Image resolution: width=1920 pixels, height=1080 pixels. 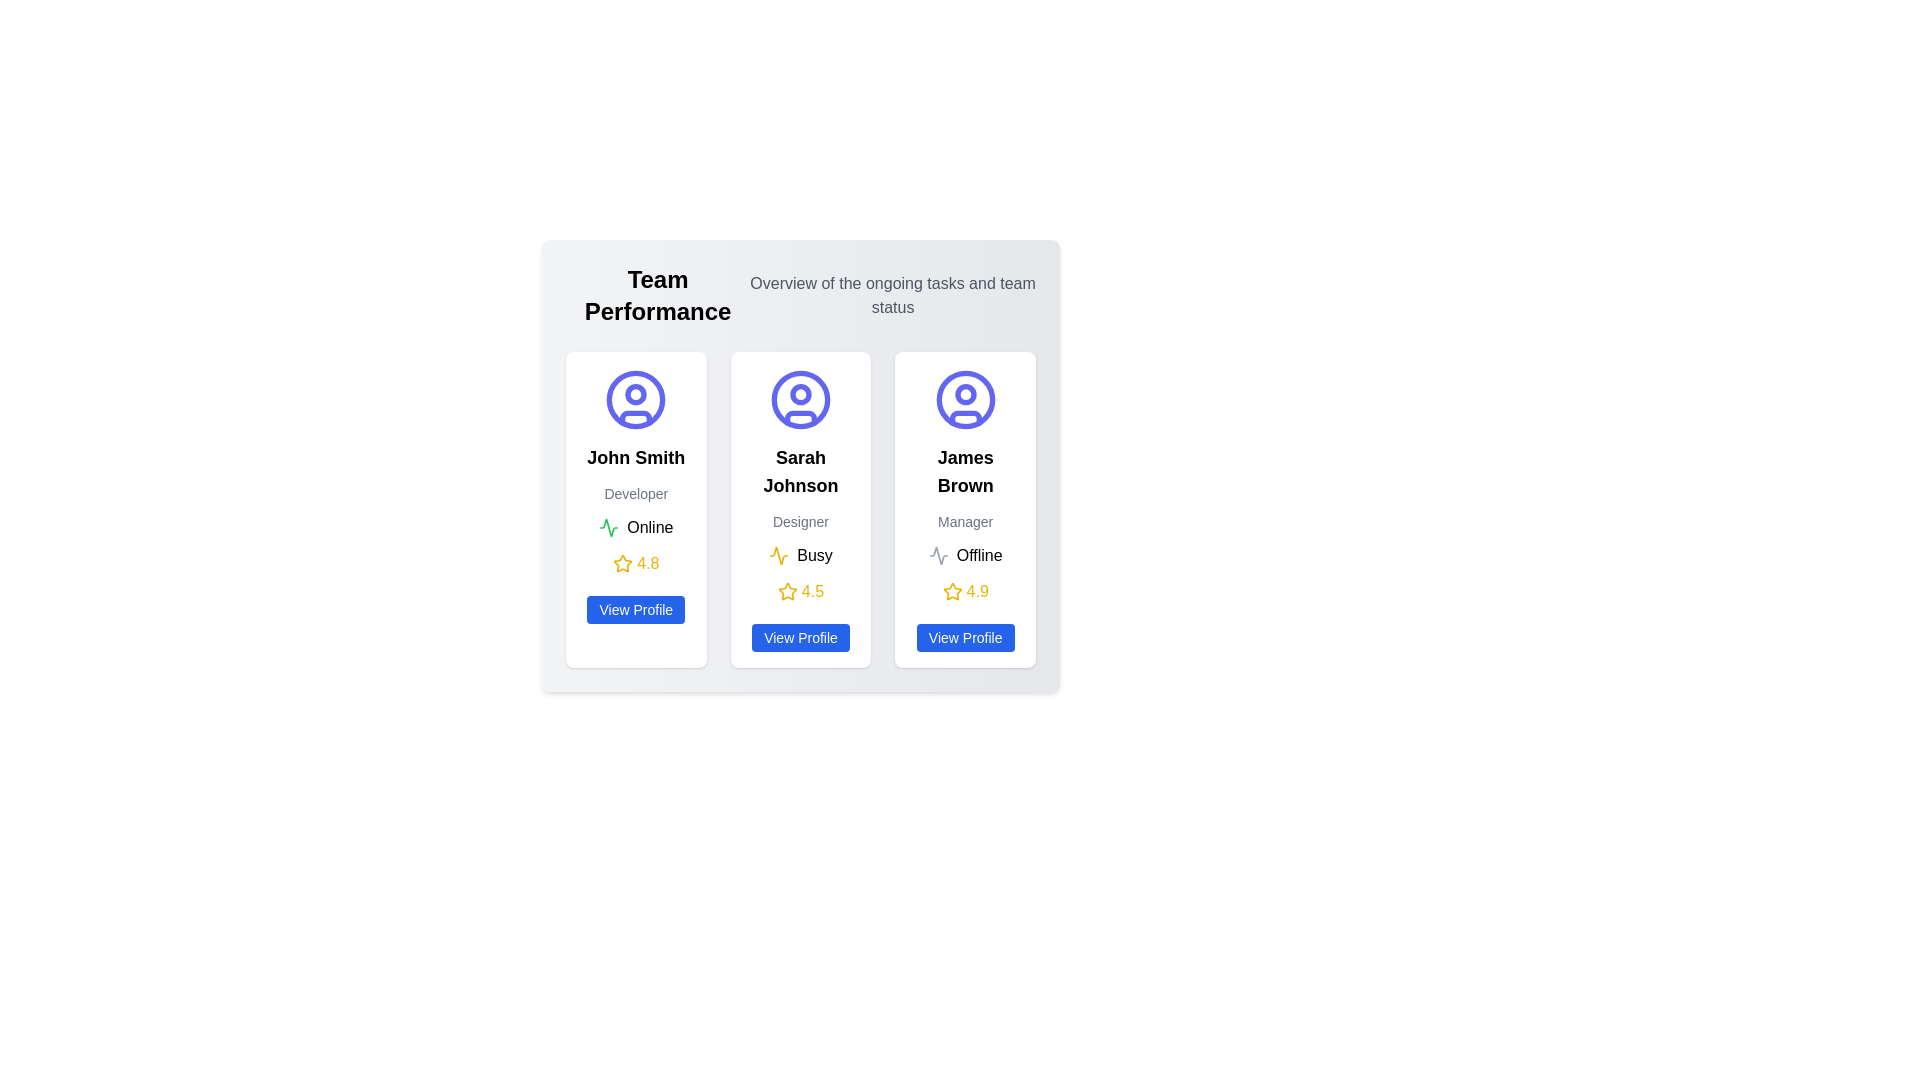 I want to click on the second star icon in the middle box of the layout associated with user 'Sarah Johnson' to interact with the rating, so click(x=786, y=590).